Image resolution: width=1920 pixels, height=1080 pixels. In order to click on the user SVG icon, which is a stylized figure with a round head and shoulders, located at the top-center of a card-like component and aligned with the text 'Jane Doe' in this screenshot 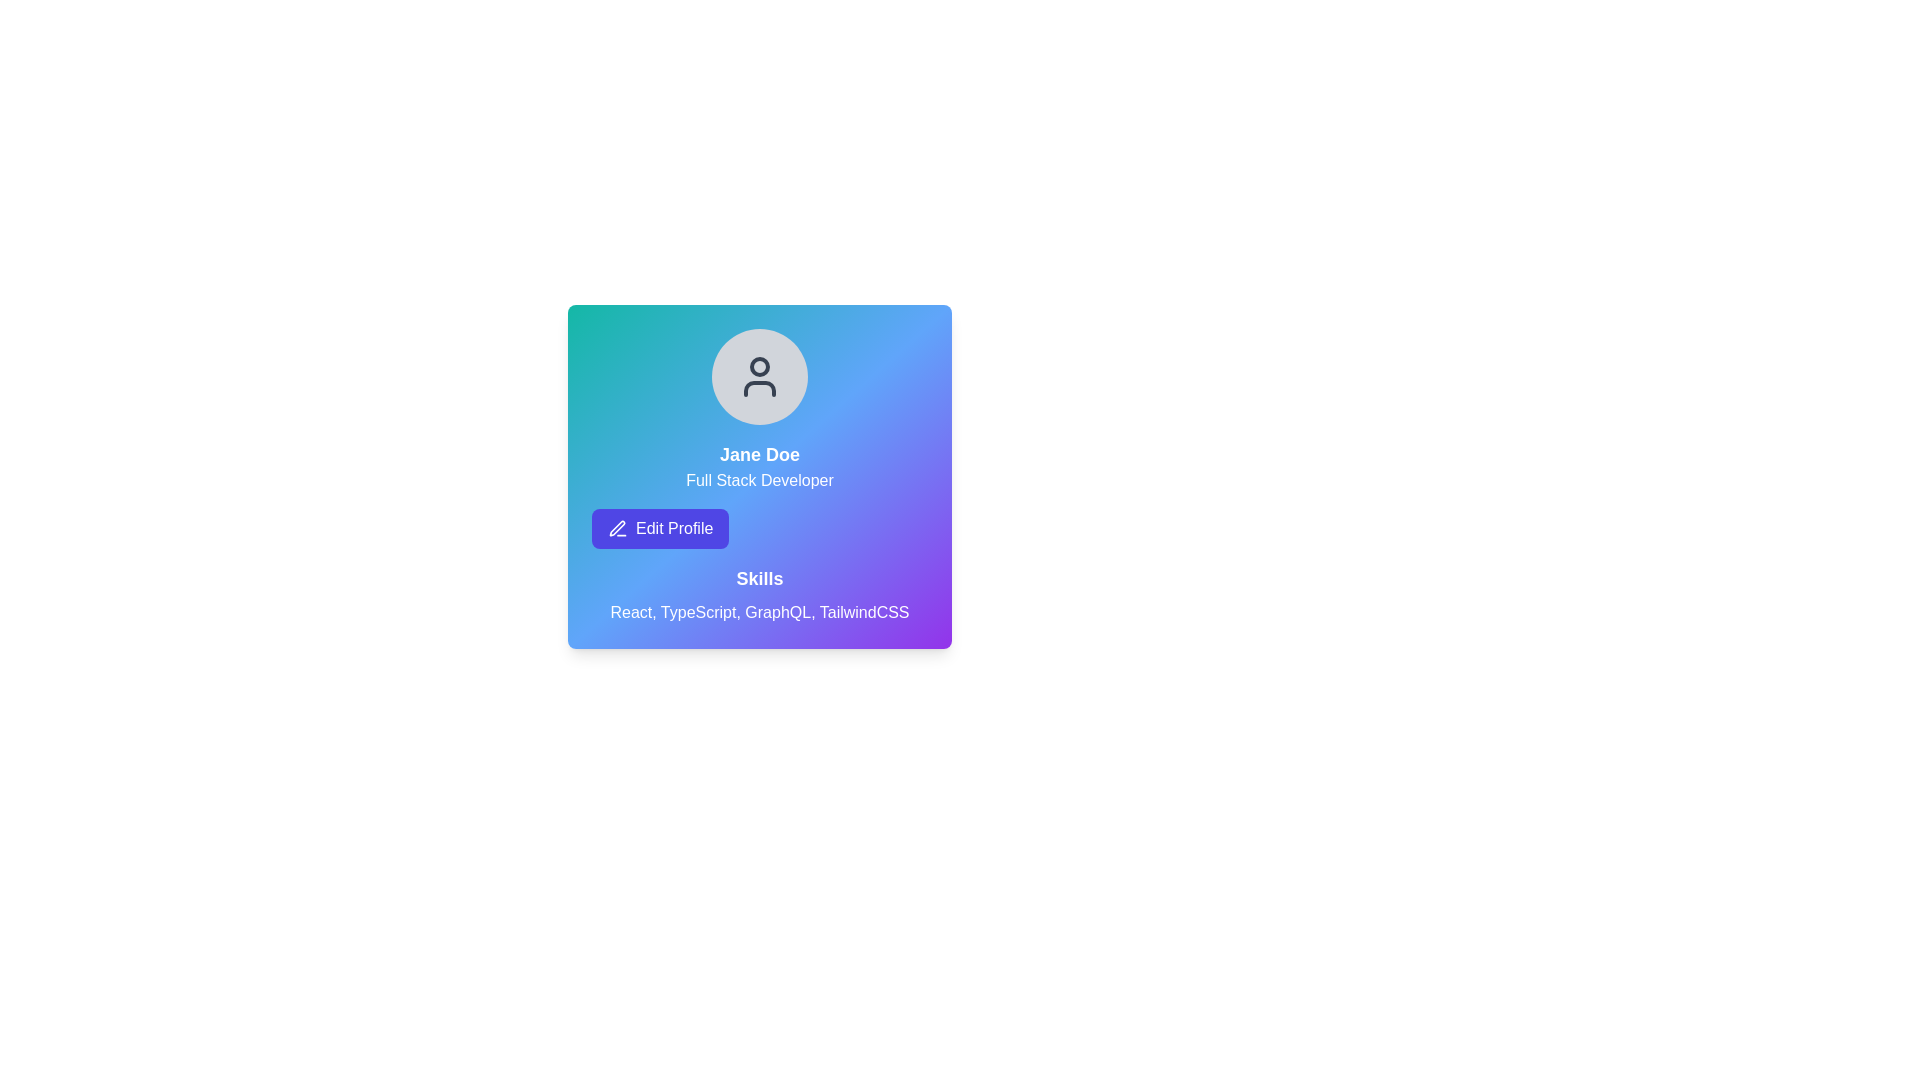, I will do `click(758, 377)`.